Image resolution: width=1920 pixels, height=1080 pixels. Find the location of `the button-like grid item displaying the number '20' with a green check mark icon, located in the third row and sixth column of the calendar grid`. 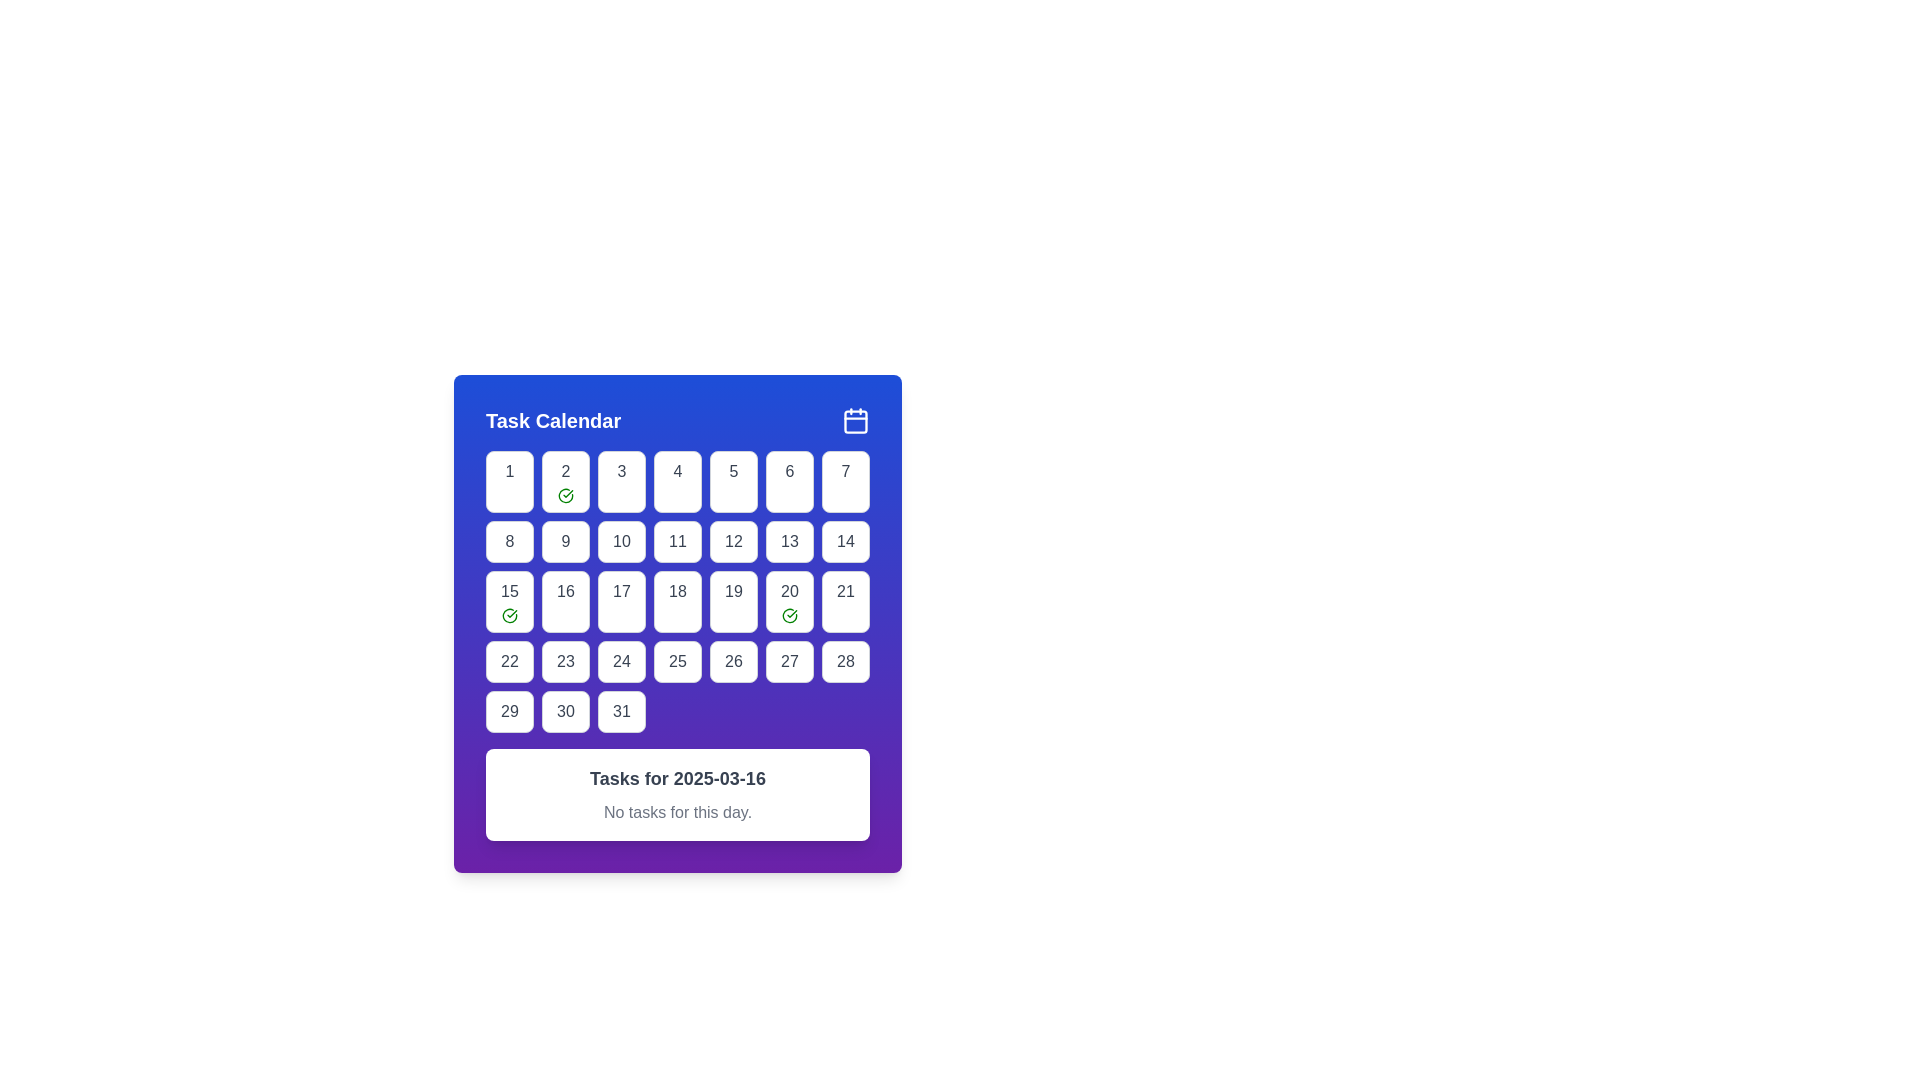

the button-like grid item displaying the number '20' with a green check mark icon, located in the third row and sixth column of the calendar grid is located at coordinates (789, 600).